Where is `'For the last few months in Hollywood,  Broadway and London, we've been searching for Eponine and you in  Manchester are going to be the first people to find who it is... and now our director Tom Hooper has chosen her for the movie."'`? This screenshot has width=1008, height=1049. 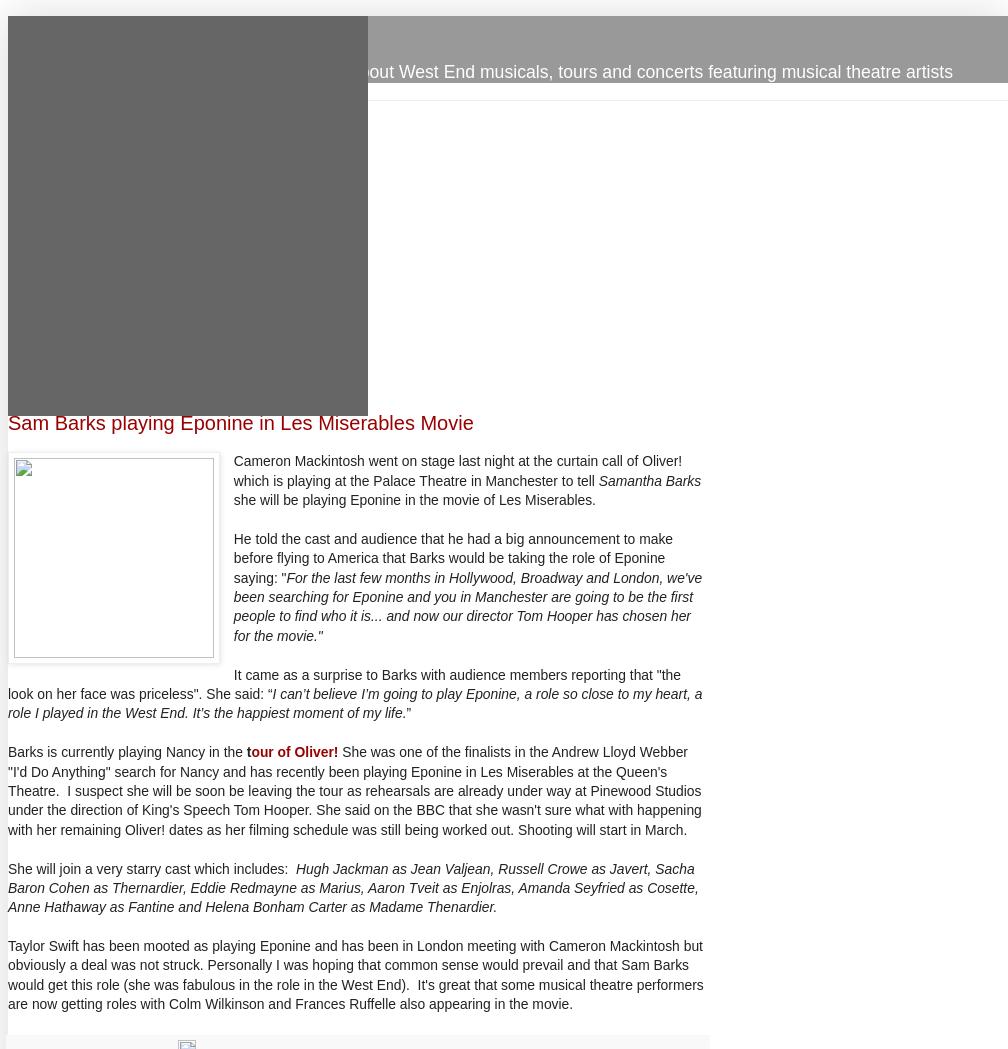
'For the last few months in Hollywood,  Broadway and London, we've been searching for Eponine and you in  Manchester are going to be the first people to find who it is... and now our director Tom Hooper has chosen her for the movie."' is located at coordinates (467, 606).